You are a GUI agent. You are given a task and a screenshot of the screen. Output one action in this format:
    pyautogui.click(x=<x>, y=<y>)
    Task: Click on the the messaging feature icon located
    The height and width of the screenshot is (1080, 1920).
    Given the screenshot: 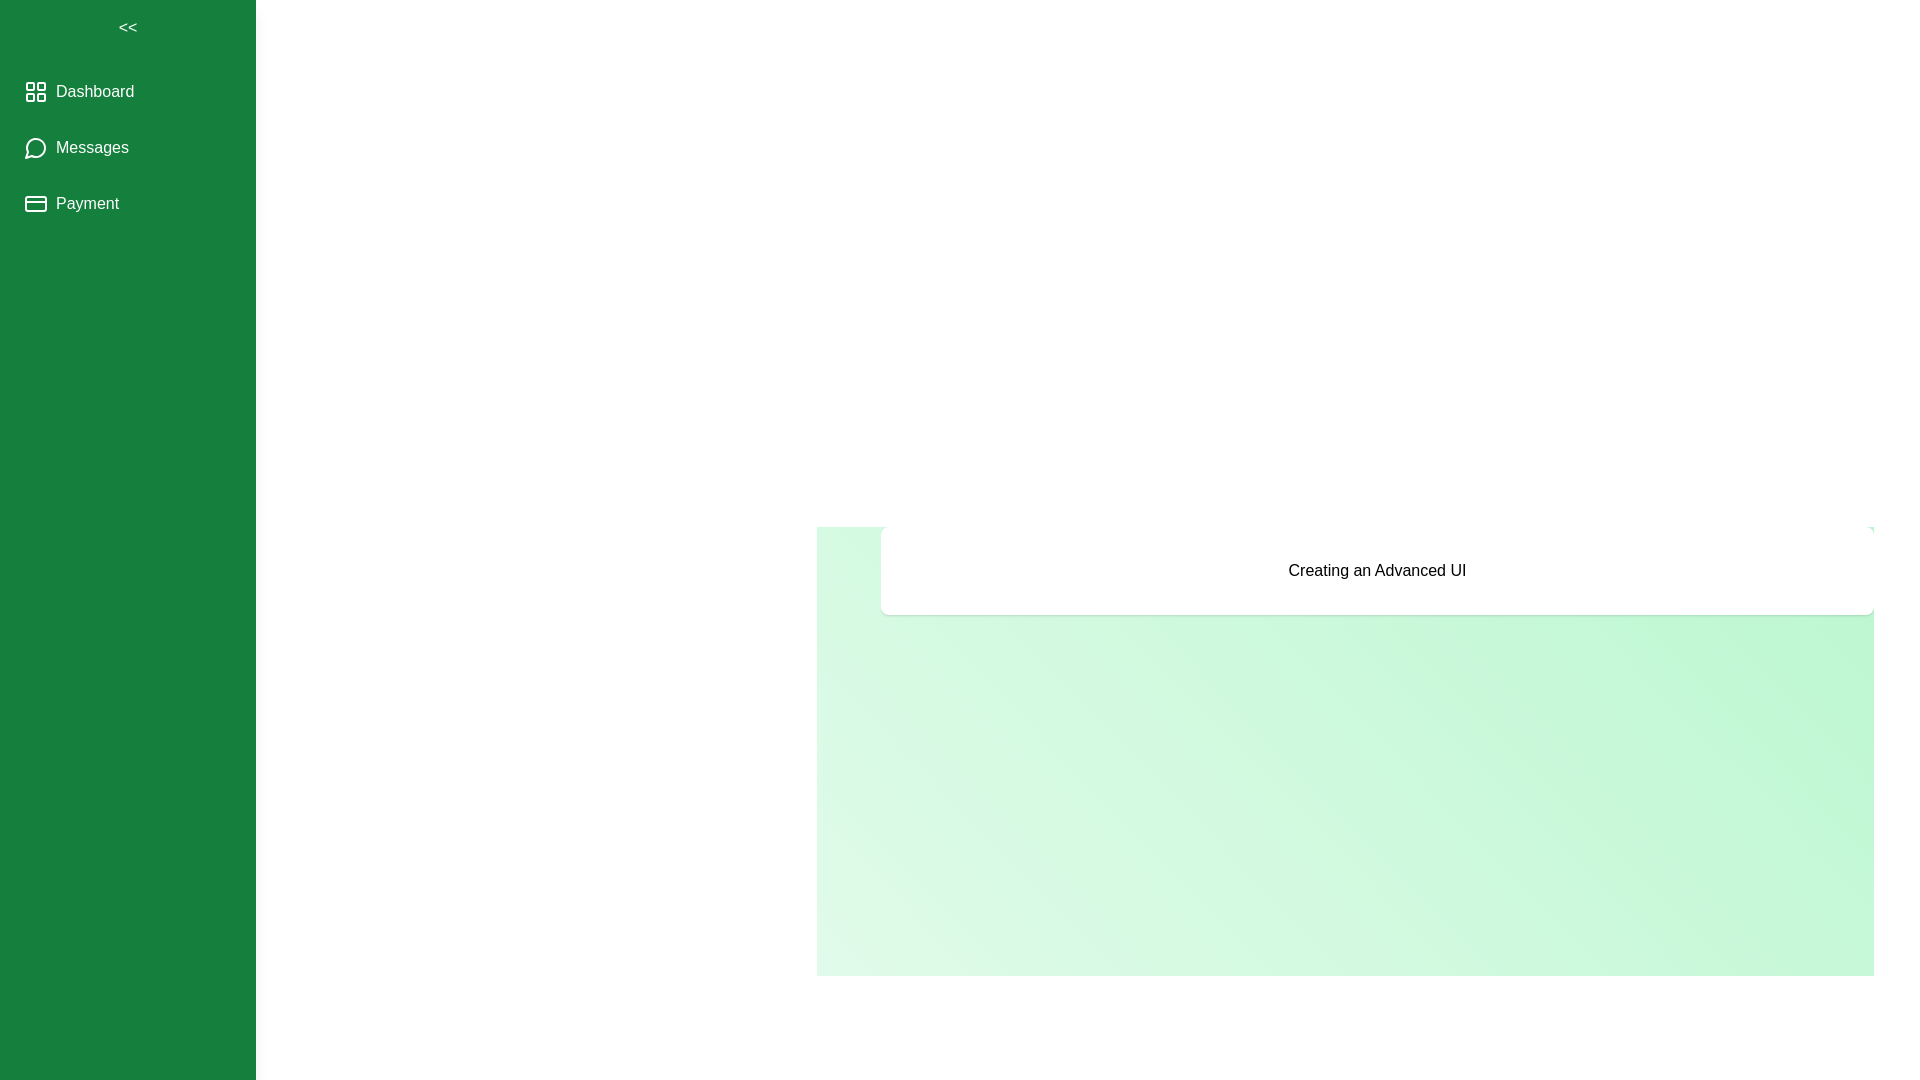 What is the action you would take?
    pyautogui.click(x=35, y=147)
    